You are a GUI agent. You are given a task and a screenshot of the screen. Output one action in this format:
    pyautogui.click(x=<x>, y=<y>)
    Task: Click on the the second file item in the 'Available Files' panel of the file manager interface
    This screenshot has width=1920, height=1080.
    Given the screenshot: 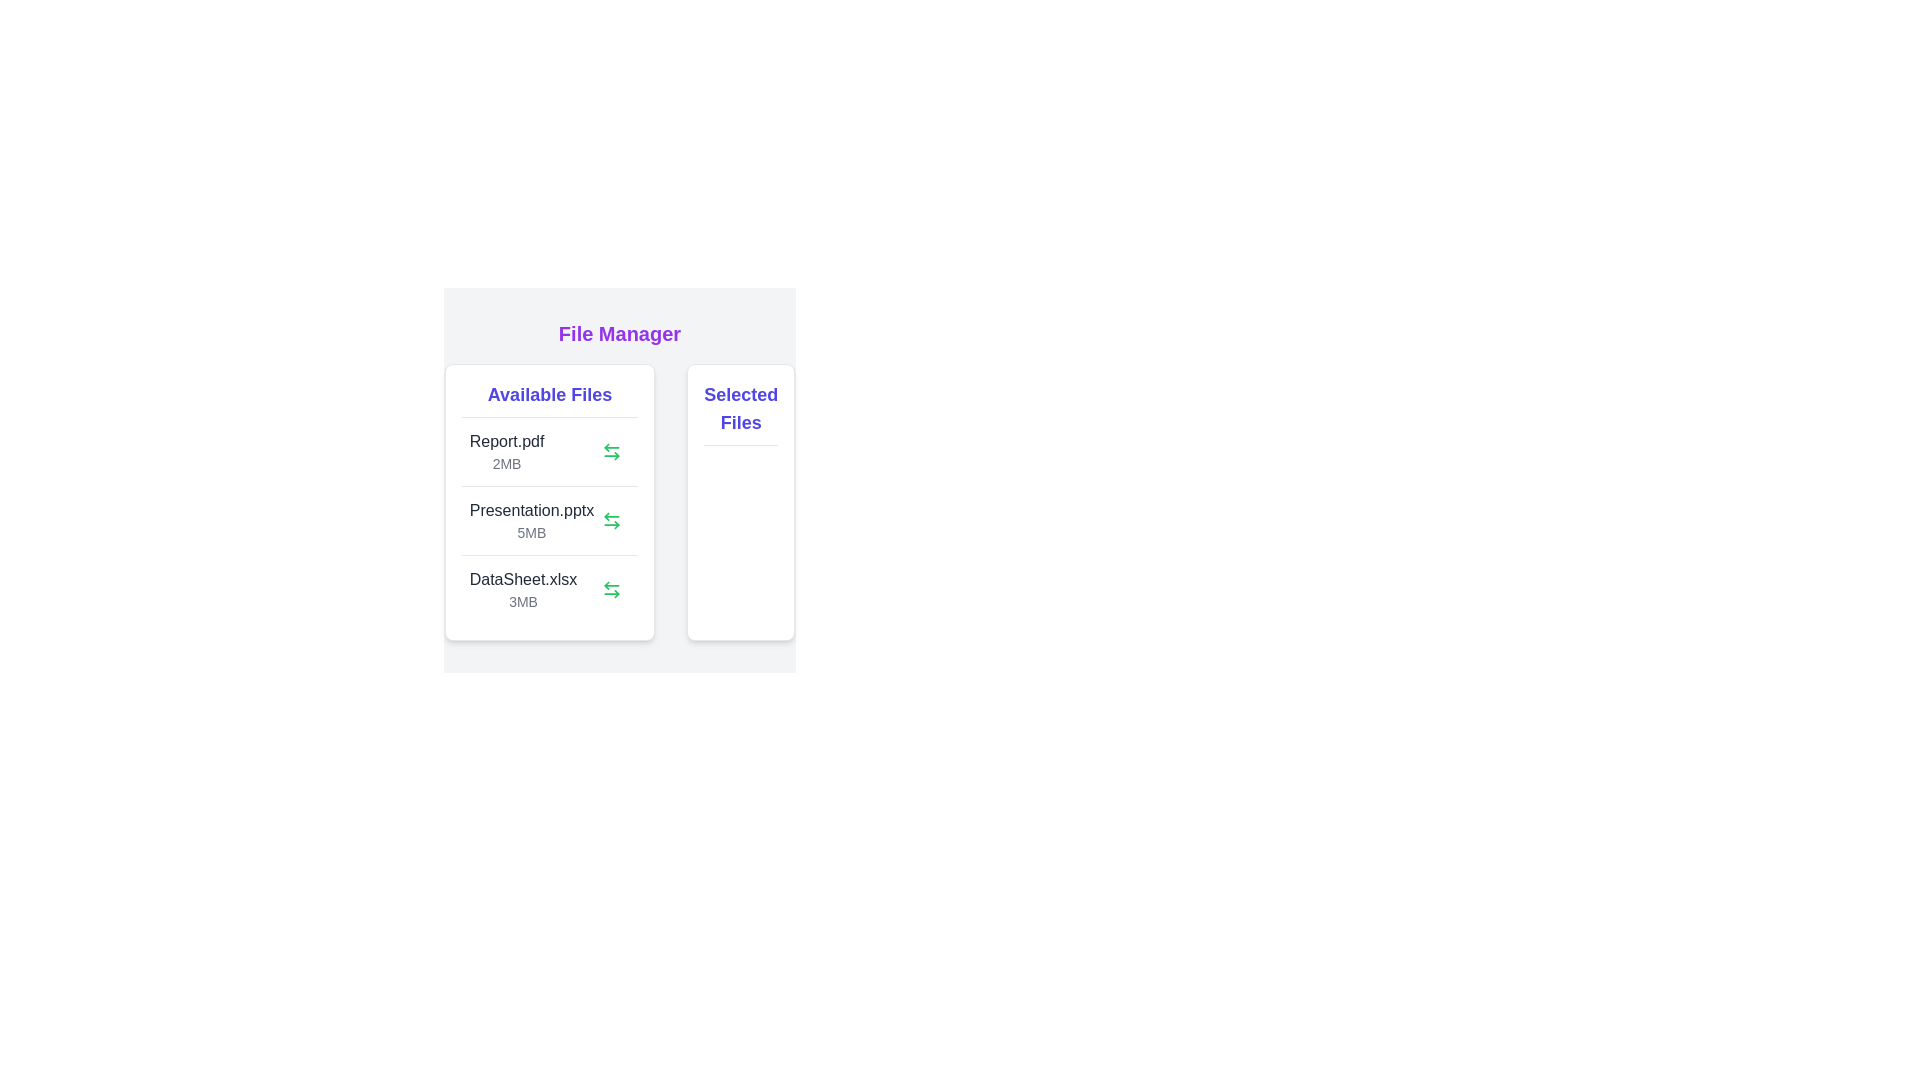 What is the action you would take?
    pyautogui.click(x=549, y=519)
    